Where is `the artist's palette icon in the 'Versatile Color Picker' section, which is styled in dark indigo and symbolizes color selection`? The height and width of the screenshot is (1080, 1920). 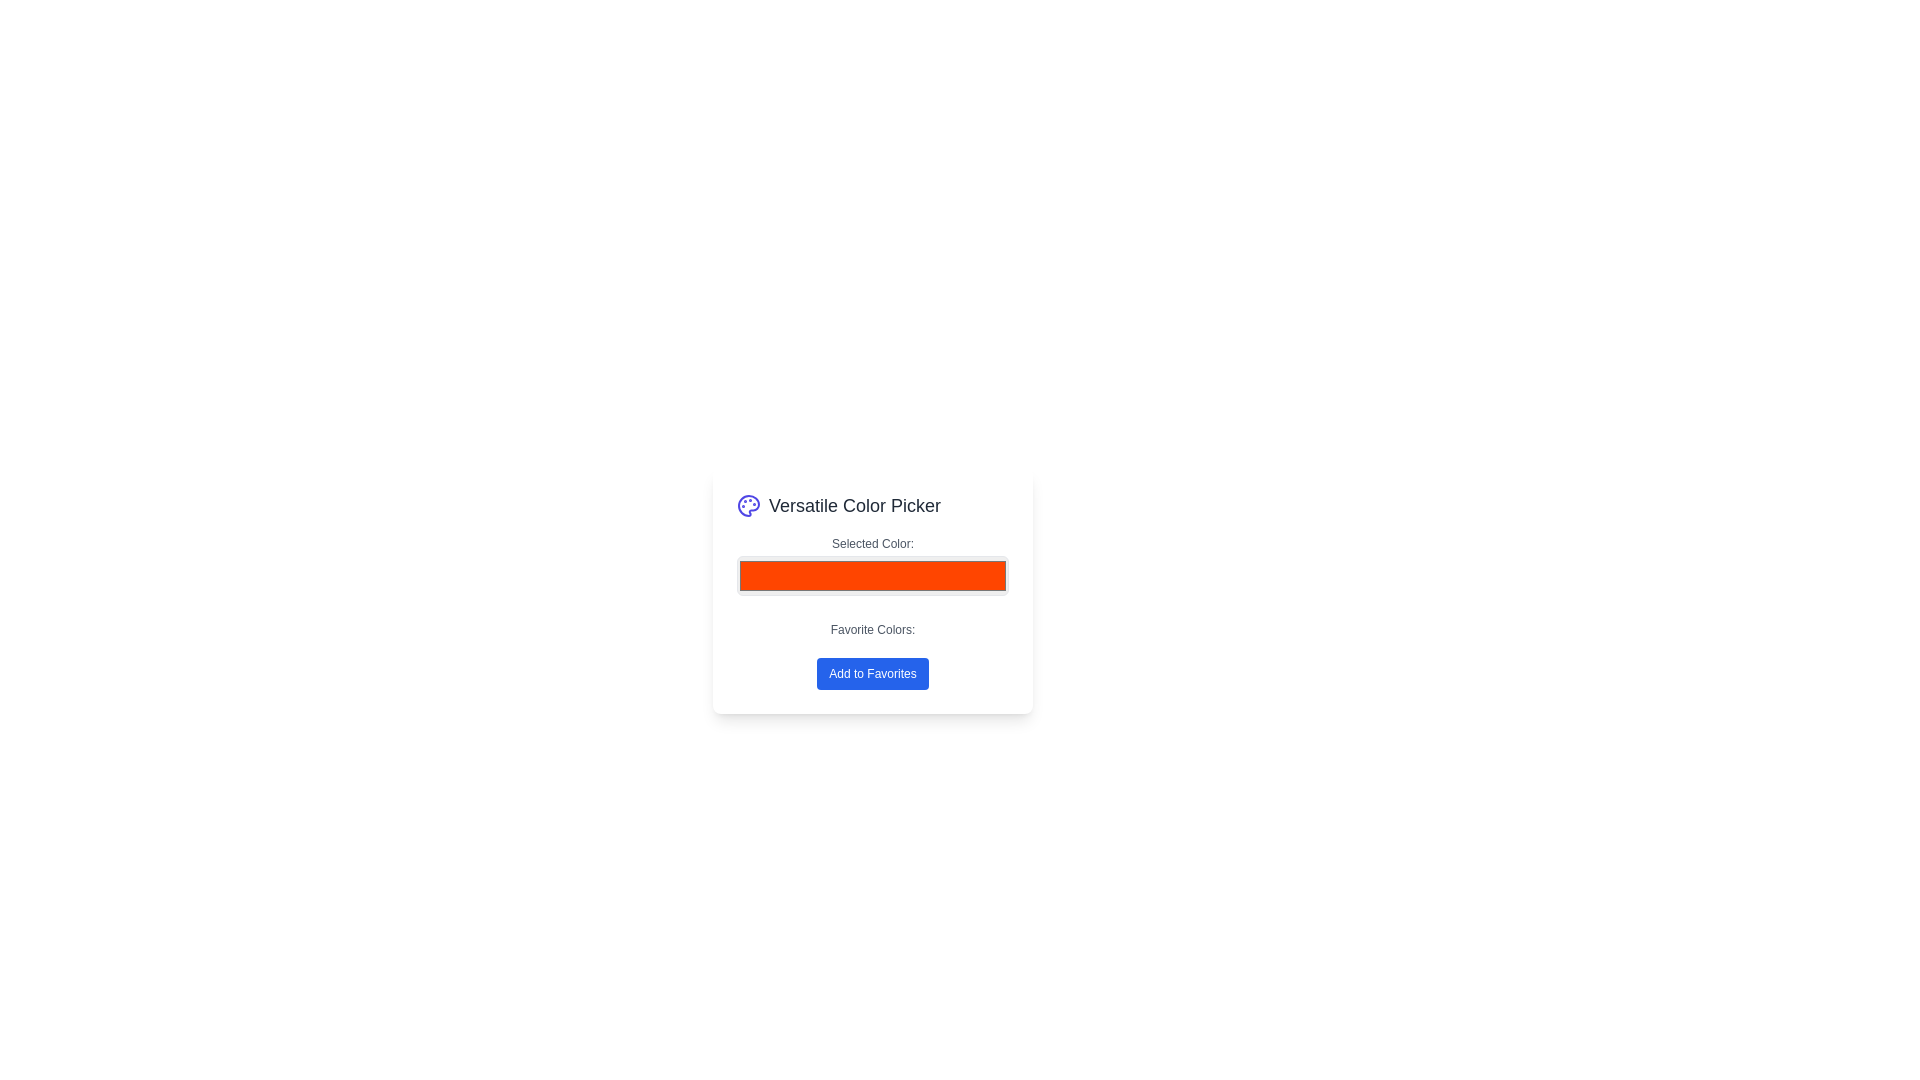 the artist's palette icon in the 'Versatile Color Picker' section, which is styled in dark indigo and symbolizes color selection is located at coordinates (747, 504).